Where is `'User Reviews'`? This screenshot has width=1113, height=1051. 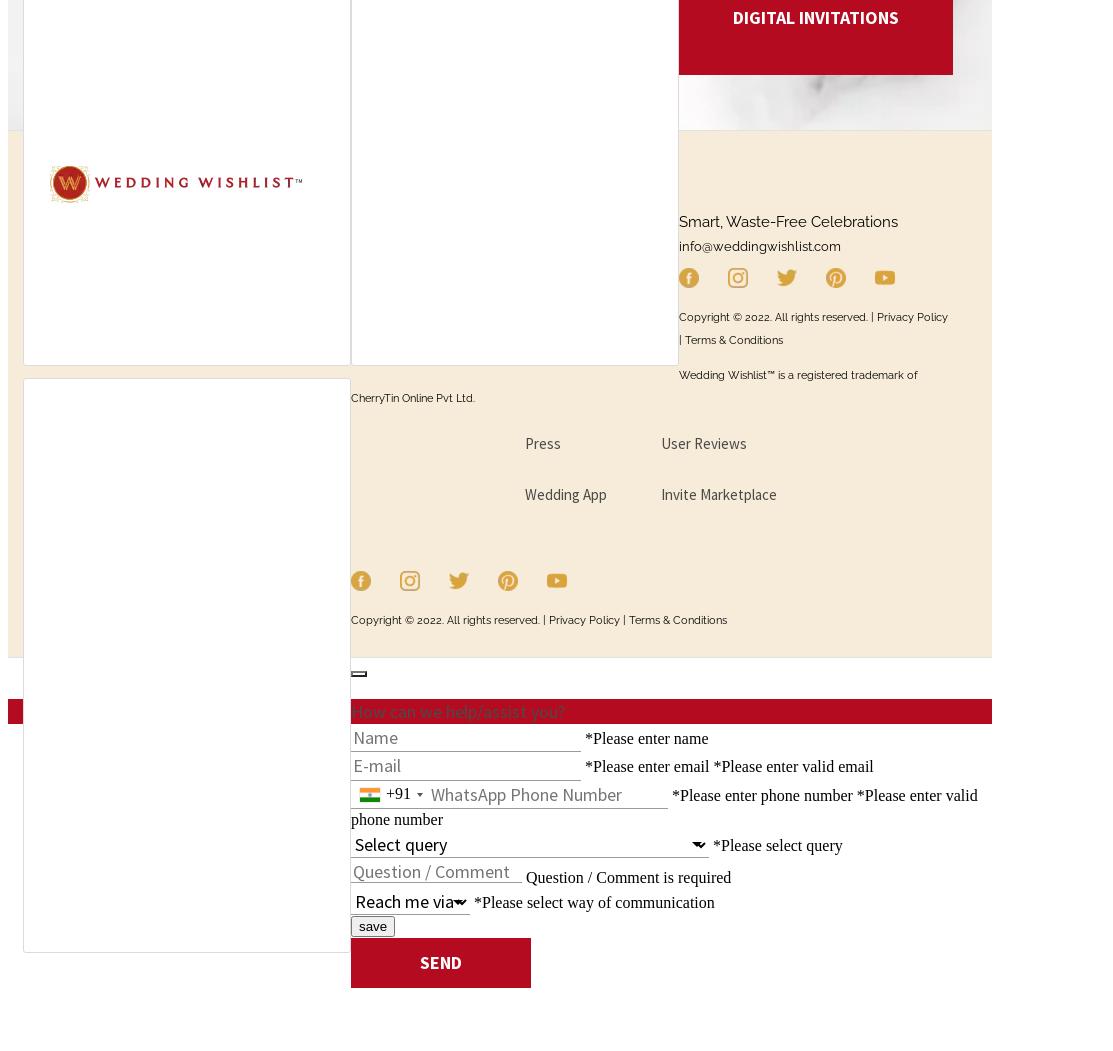
'User Reviews' is located at coordinates (702, 442).